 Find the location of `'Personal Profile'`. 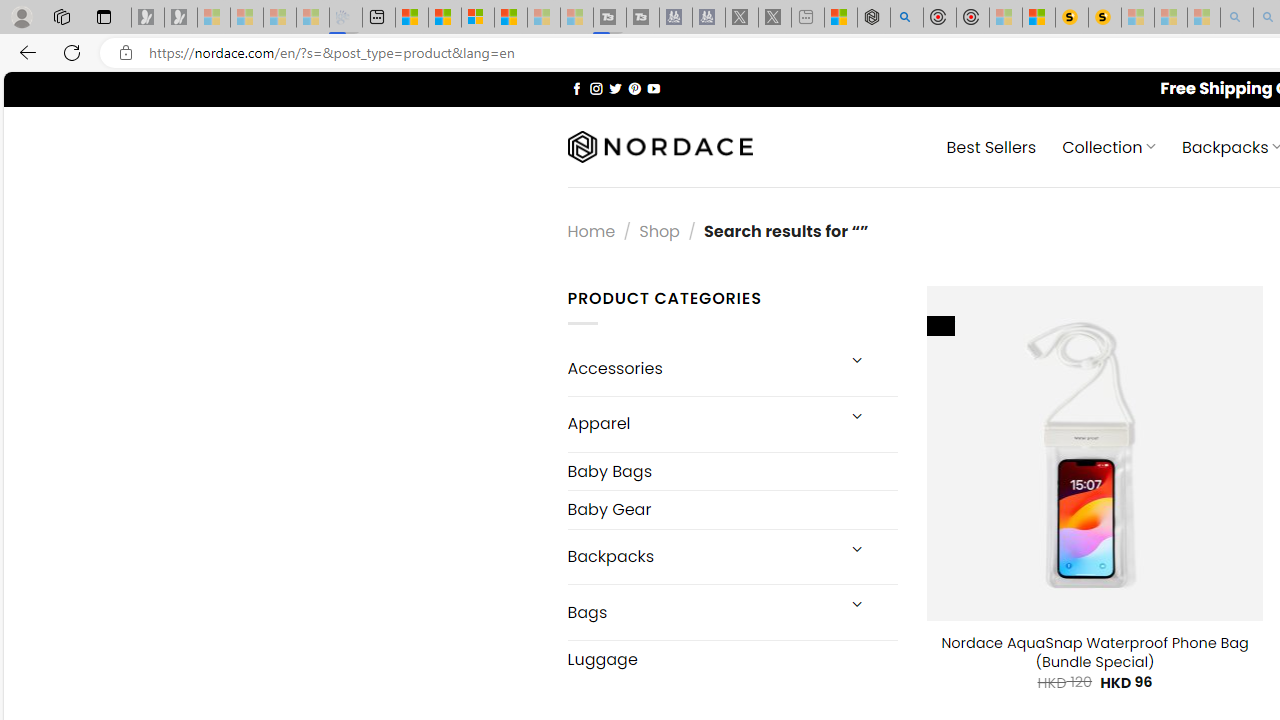

'Personal Profile' is located at coordinates (21, 16).